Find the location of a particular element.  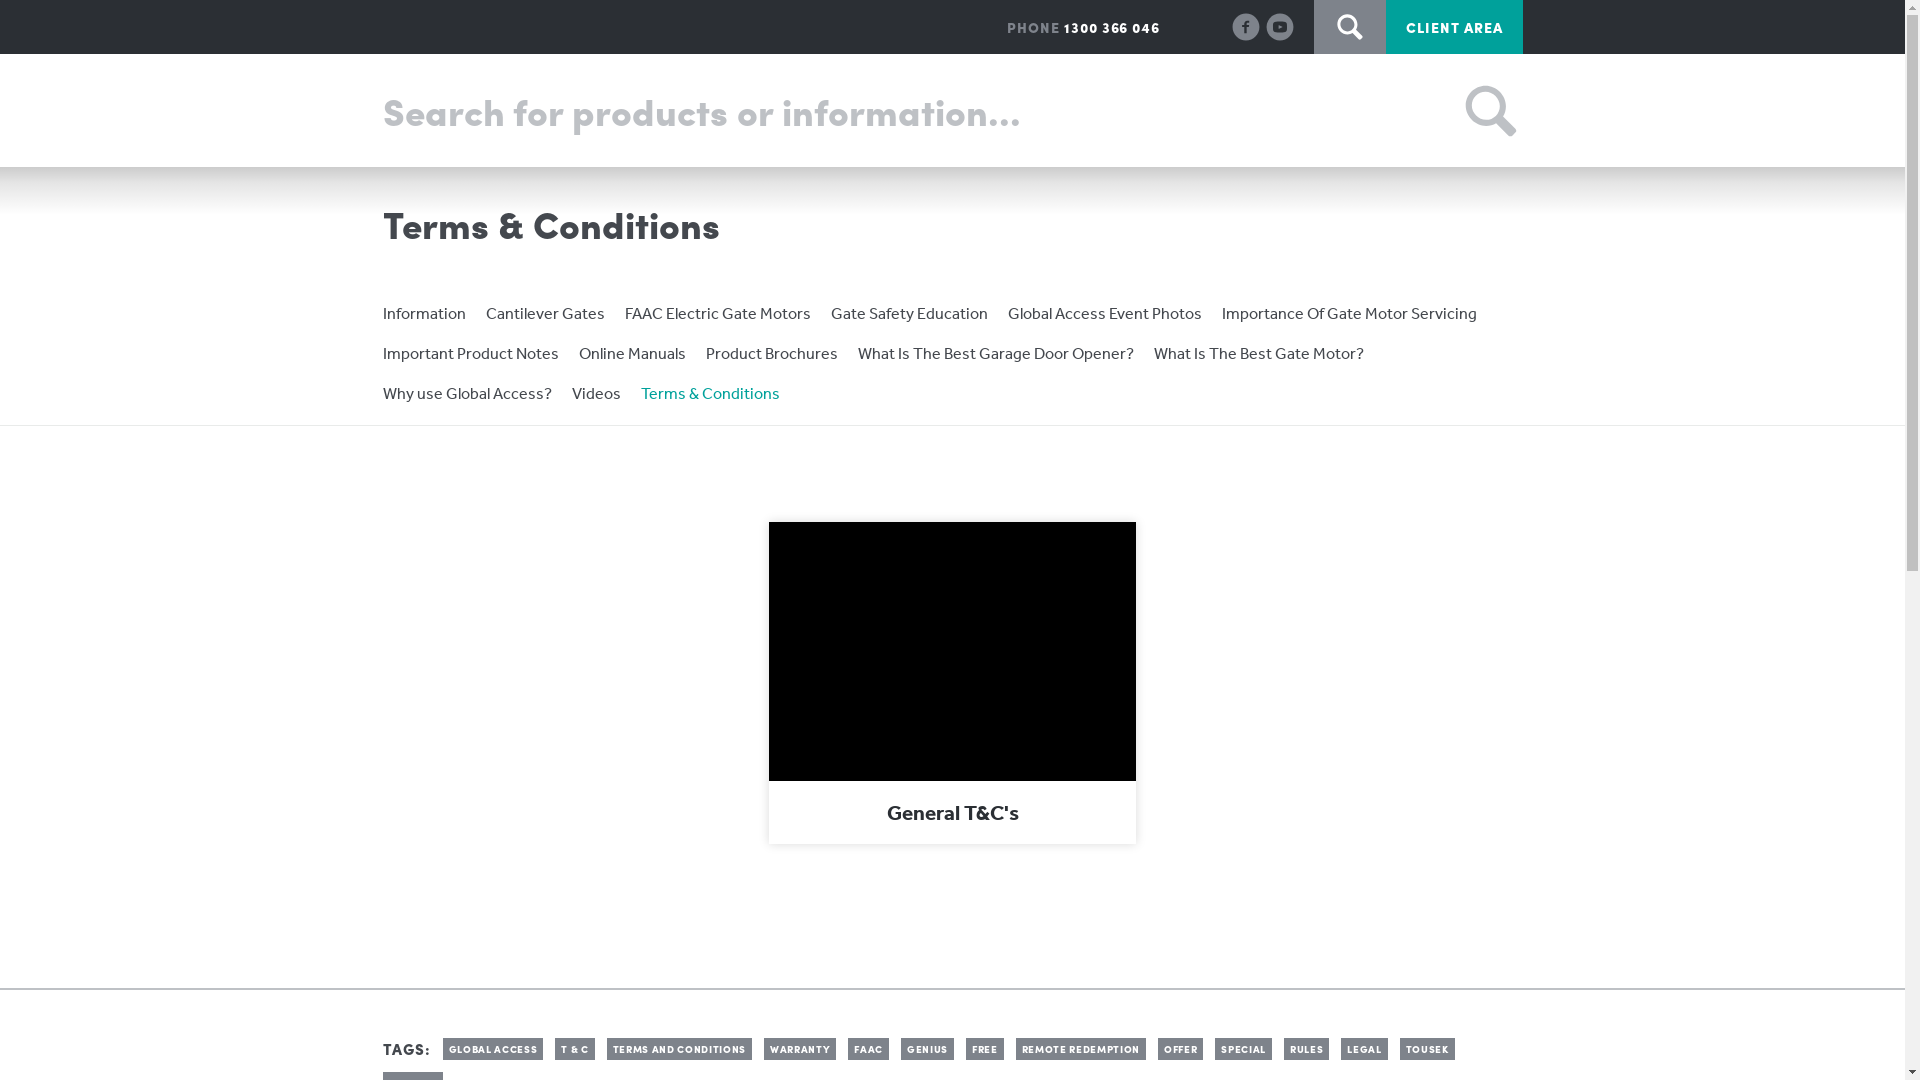

'Cantilever Gates' is located at coordinates (545, 312).